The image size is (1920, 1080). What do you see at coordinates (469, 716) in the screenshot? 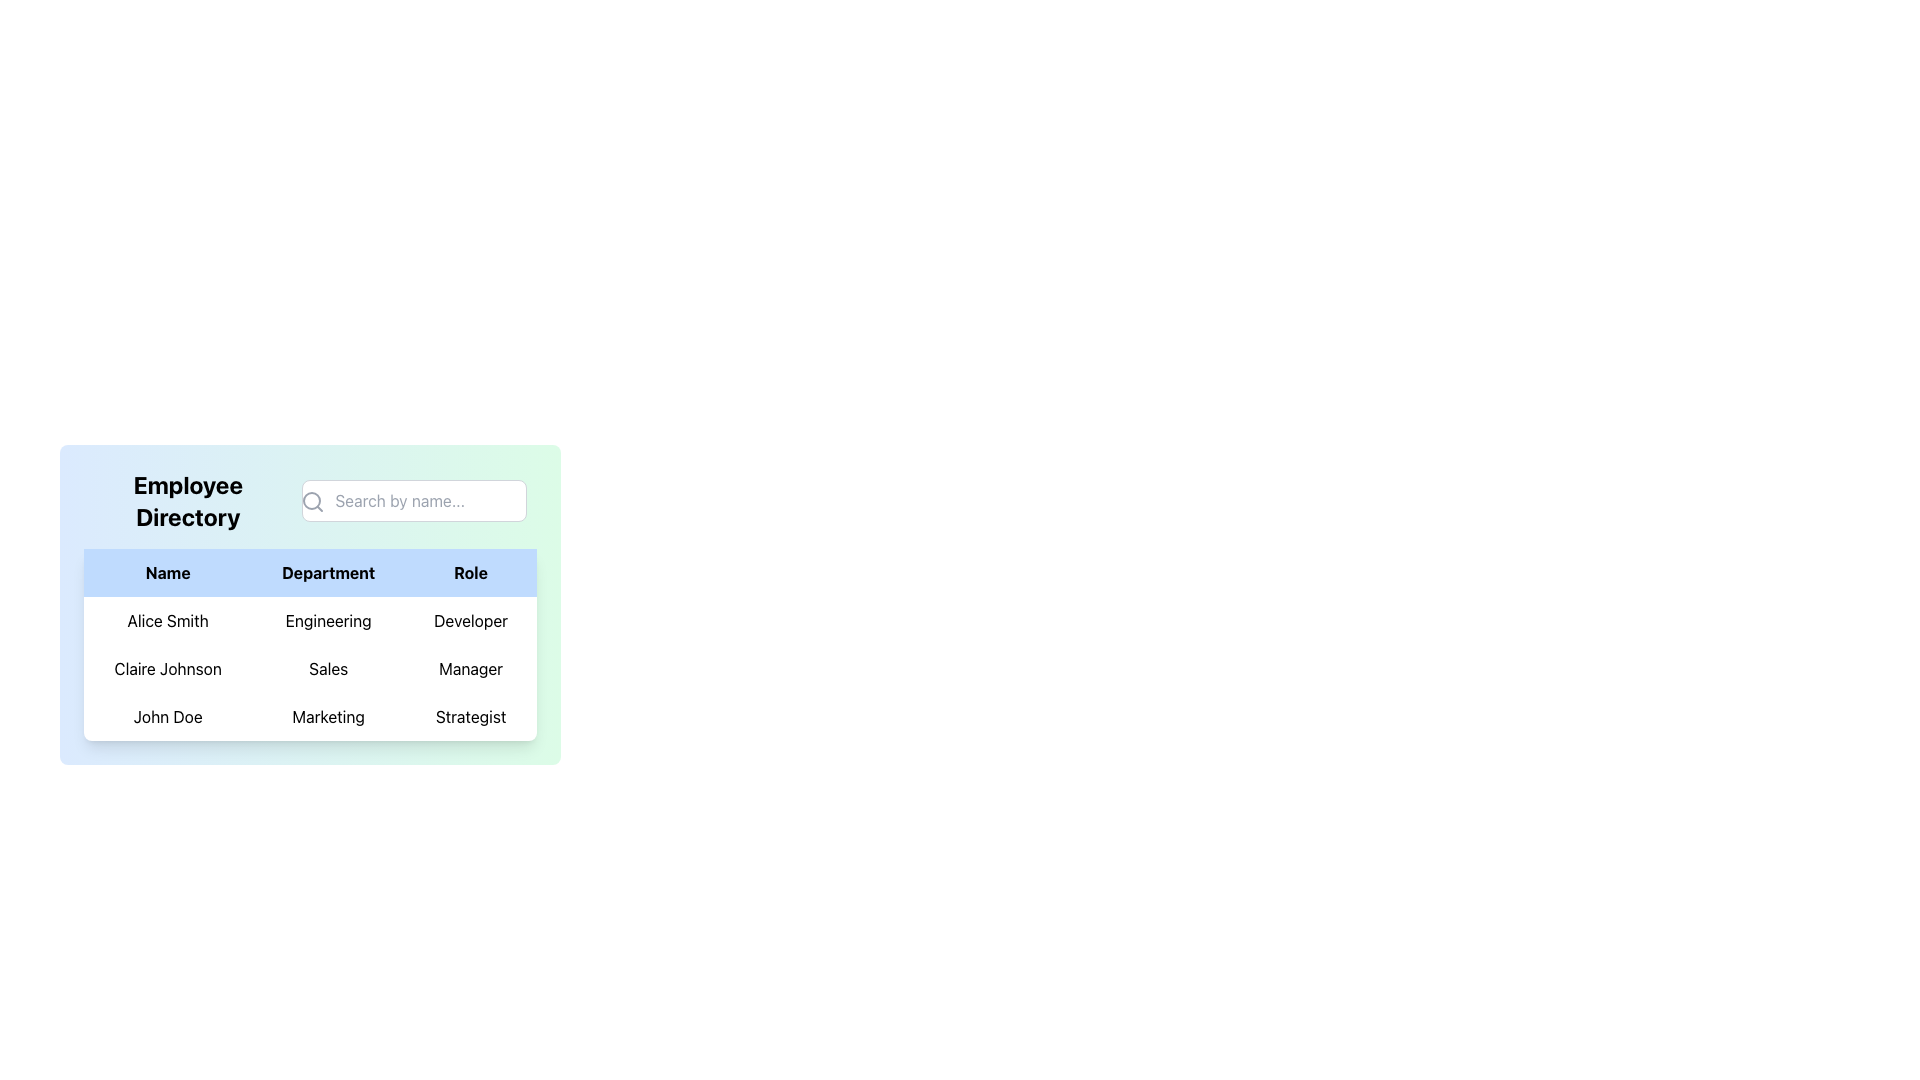
I see `the 'Strategist' label in bold black font located in the 'Role' column of the third row of the table` at bounding box center [469, 716].